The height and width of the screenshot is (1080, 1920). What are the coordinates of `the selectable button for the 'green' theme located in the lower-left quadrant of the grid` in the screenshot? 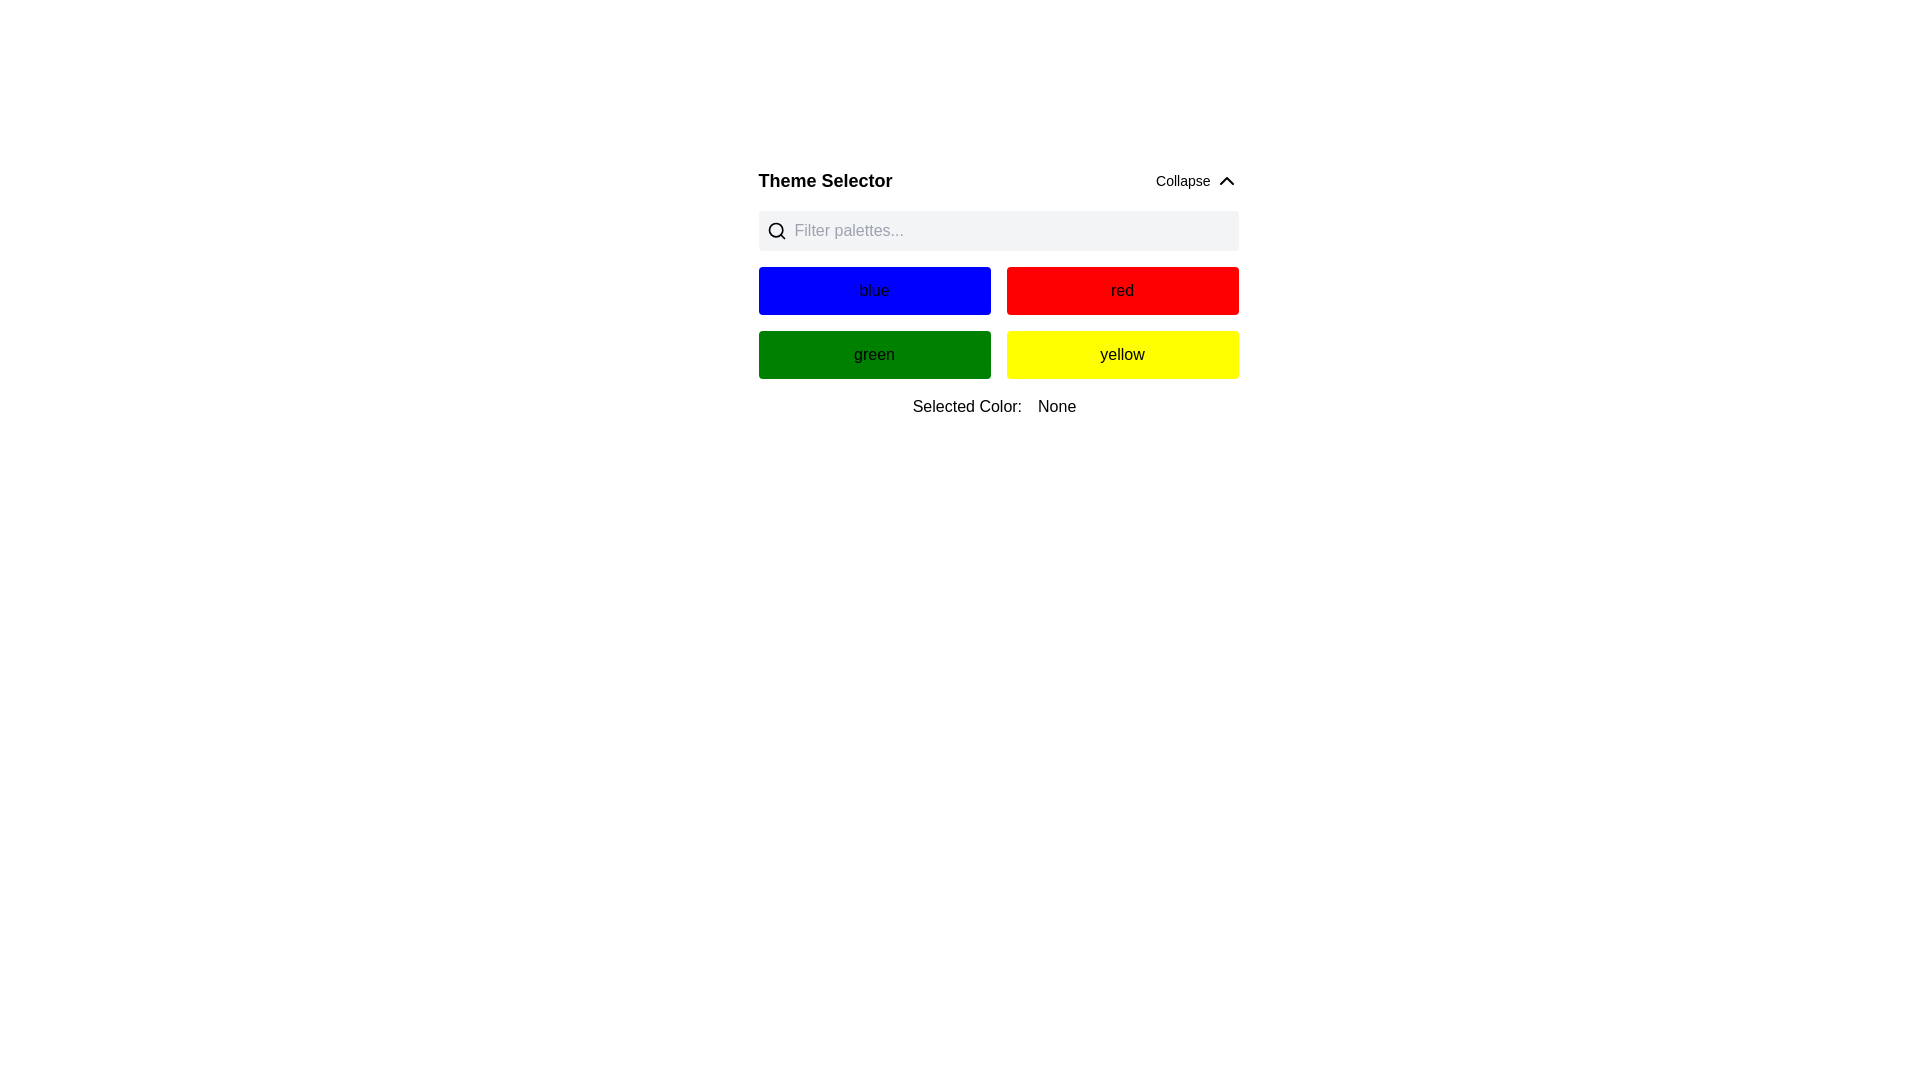 It's located at (874, 353).